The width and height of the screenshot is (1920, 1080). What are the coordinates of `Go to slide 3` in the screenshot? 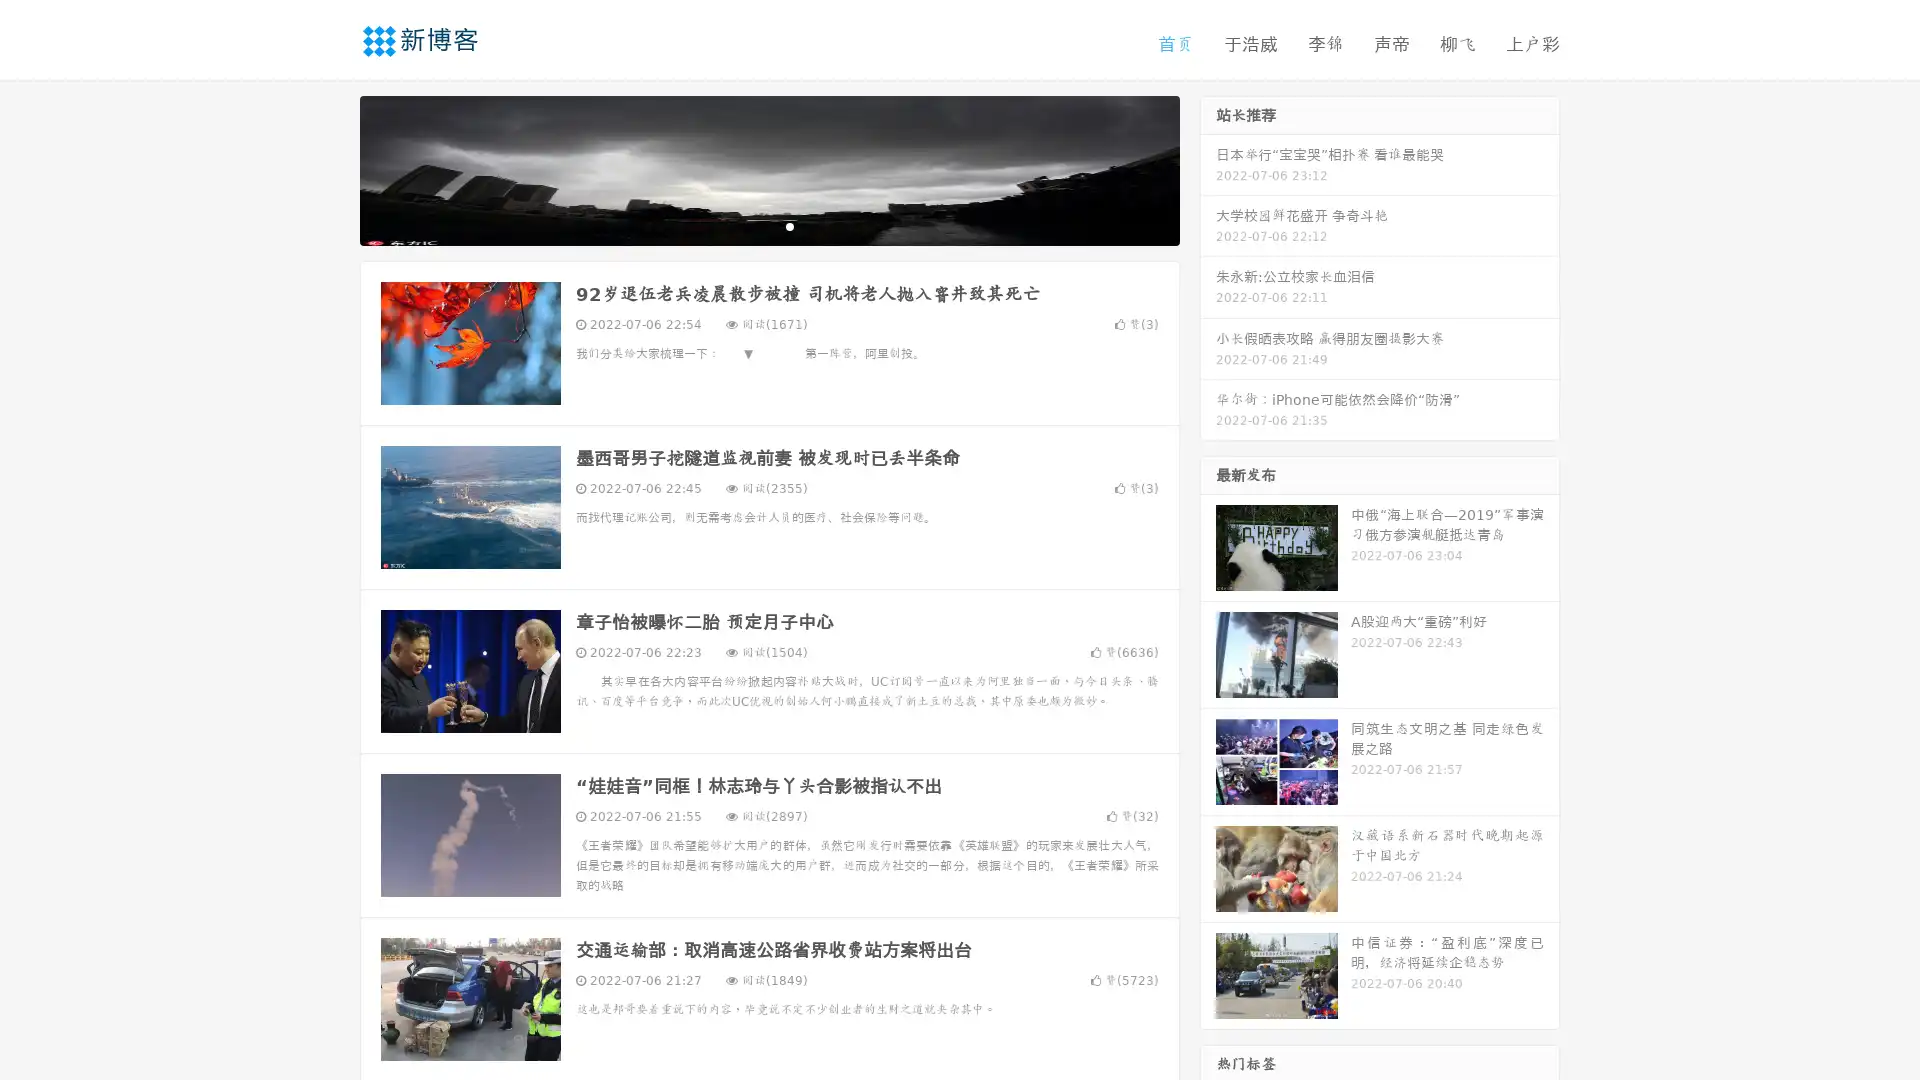 It's located at (789, 225).